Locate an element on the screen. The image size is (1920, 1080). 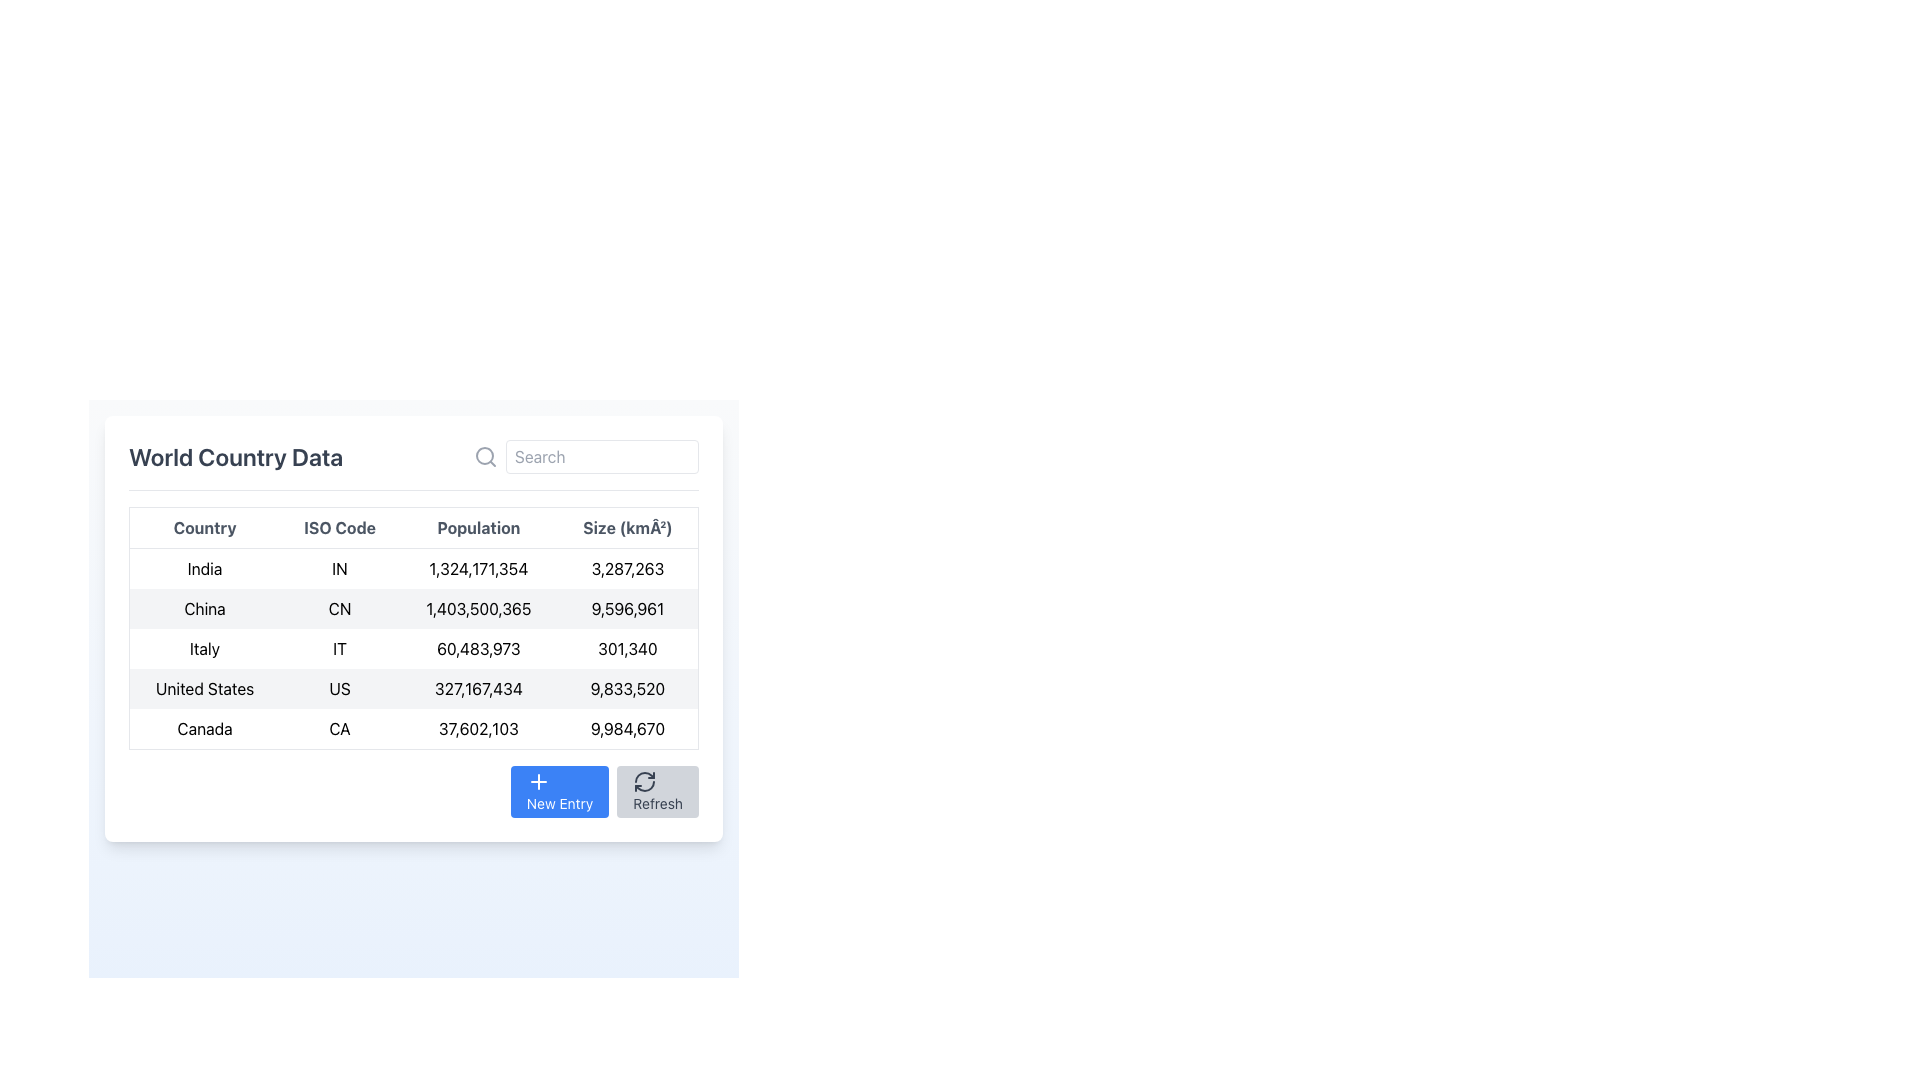
the static text label displaying the size of Canada in square kilometers, located in the rightmost cell of the row for Canada in the table is located at coordinates (627, 729).